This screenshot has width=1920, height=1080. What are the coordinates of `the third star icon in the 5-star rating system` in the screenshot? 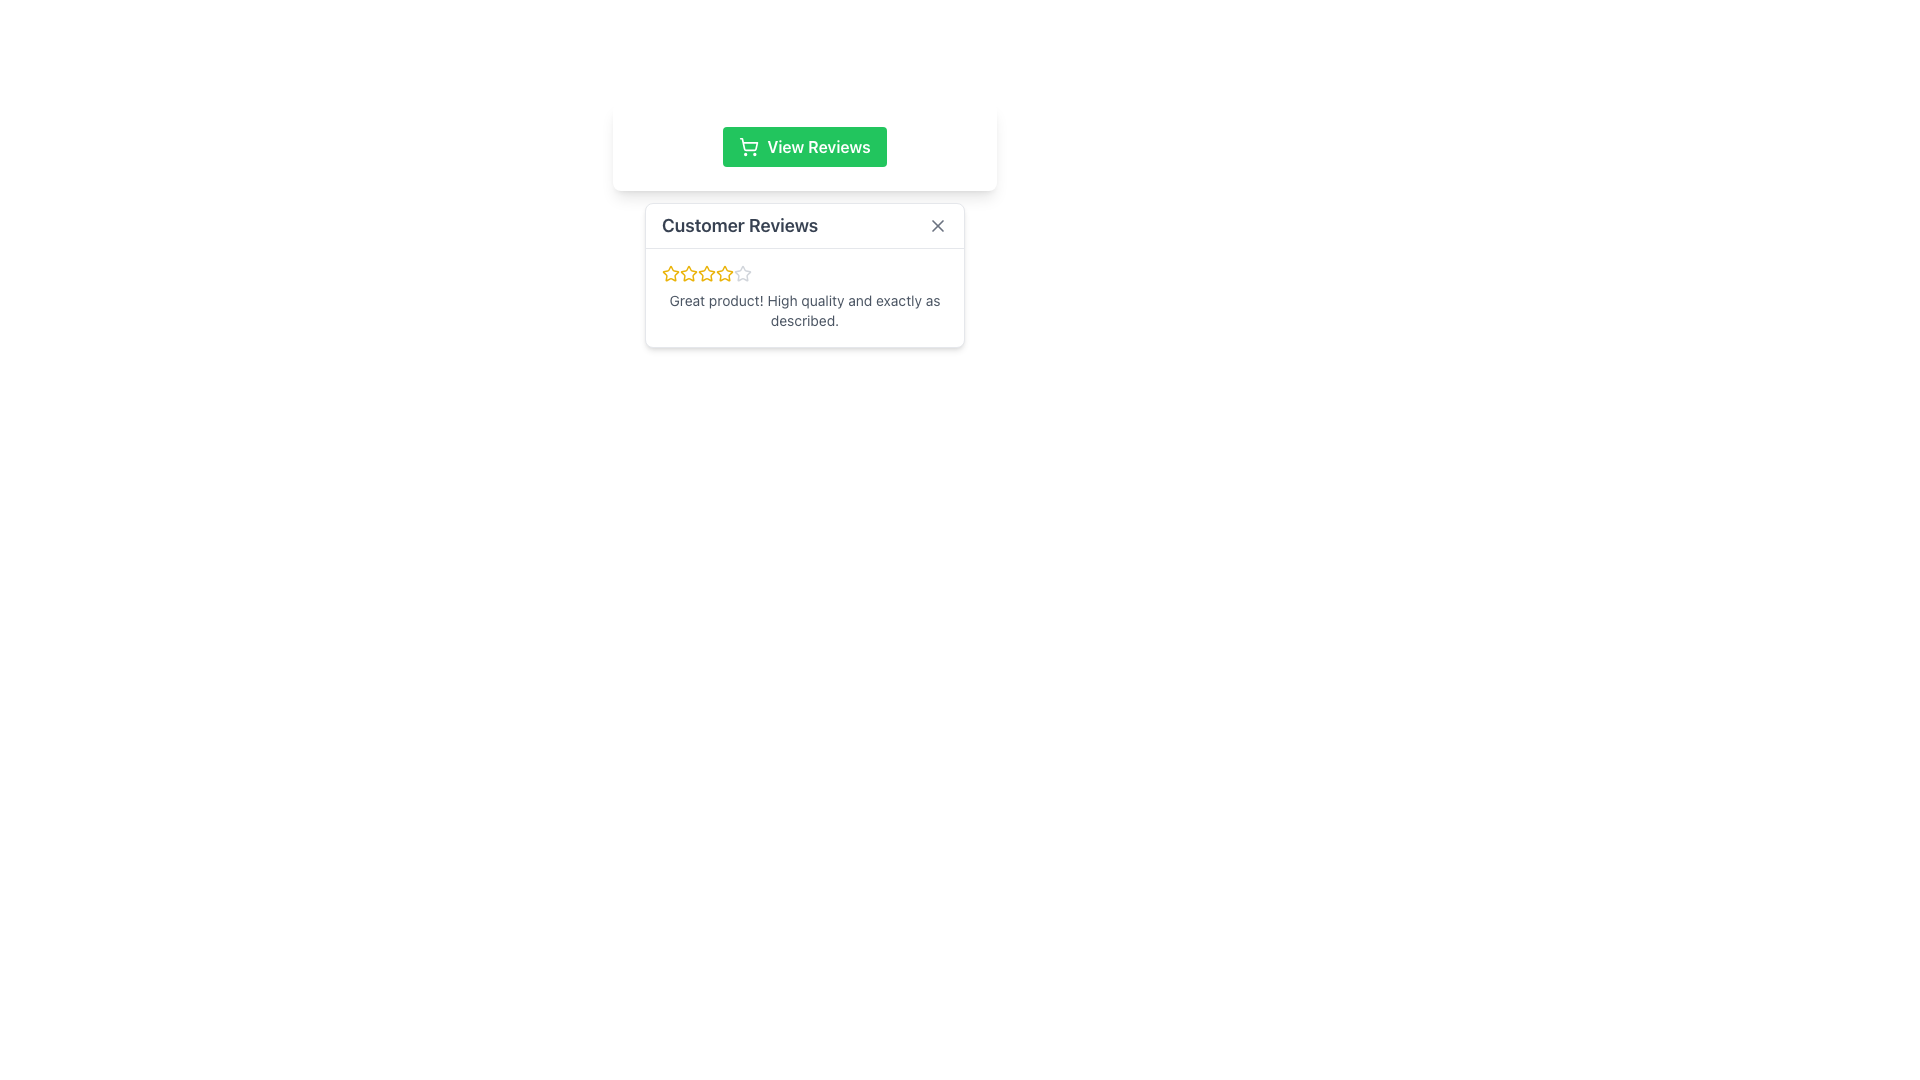 It's located at (689, 273).